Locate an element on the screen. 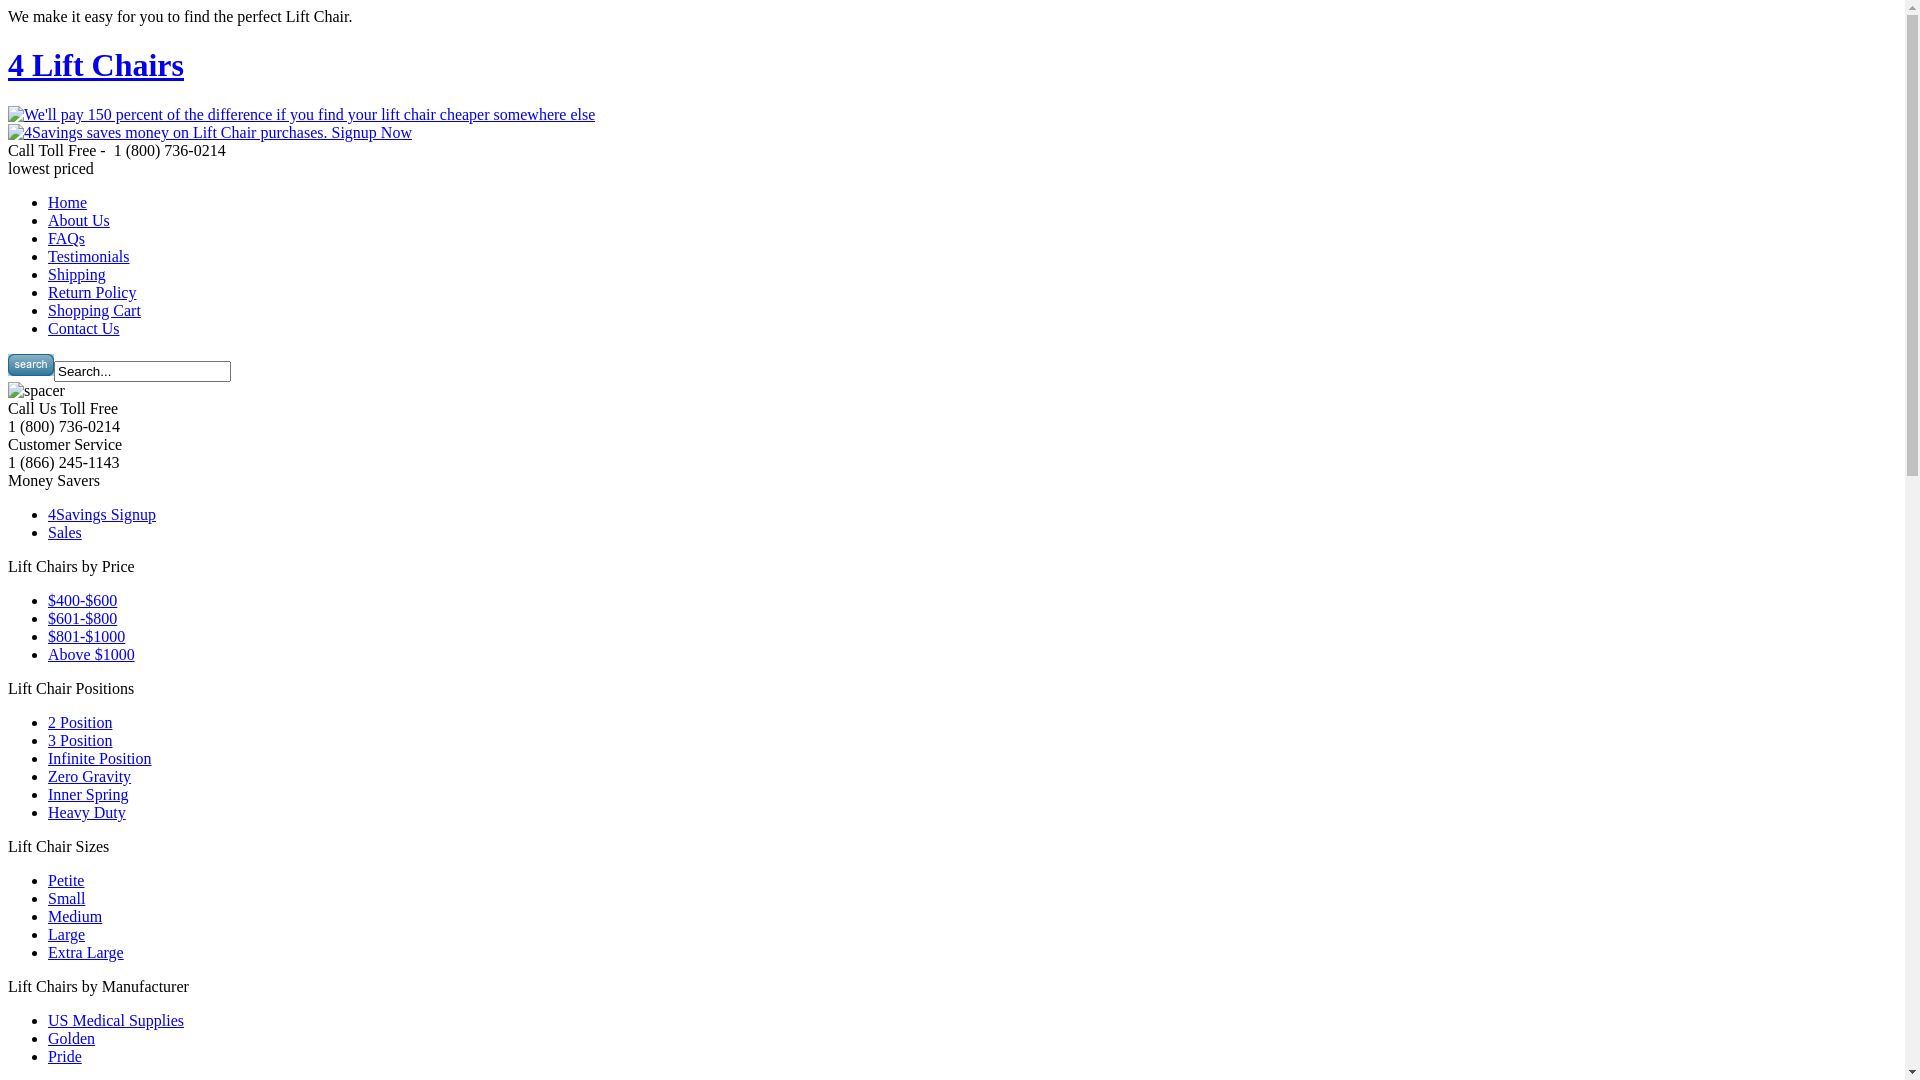 This screenshot has width=1920, height=1080. '$400-$600' is located at coordinates (81, 599).